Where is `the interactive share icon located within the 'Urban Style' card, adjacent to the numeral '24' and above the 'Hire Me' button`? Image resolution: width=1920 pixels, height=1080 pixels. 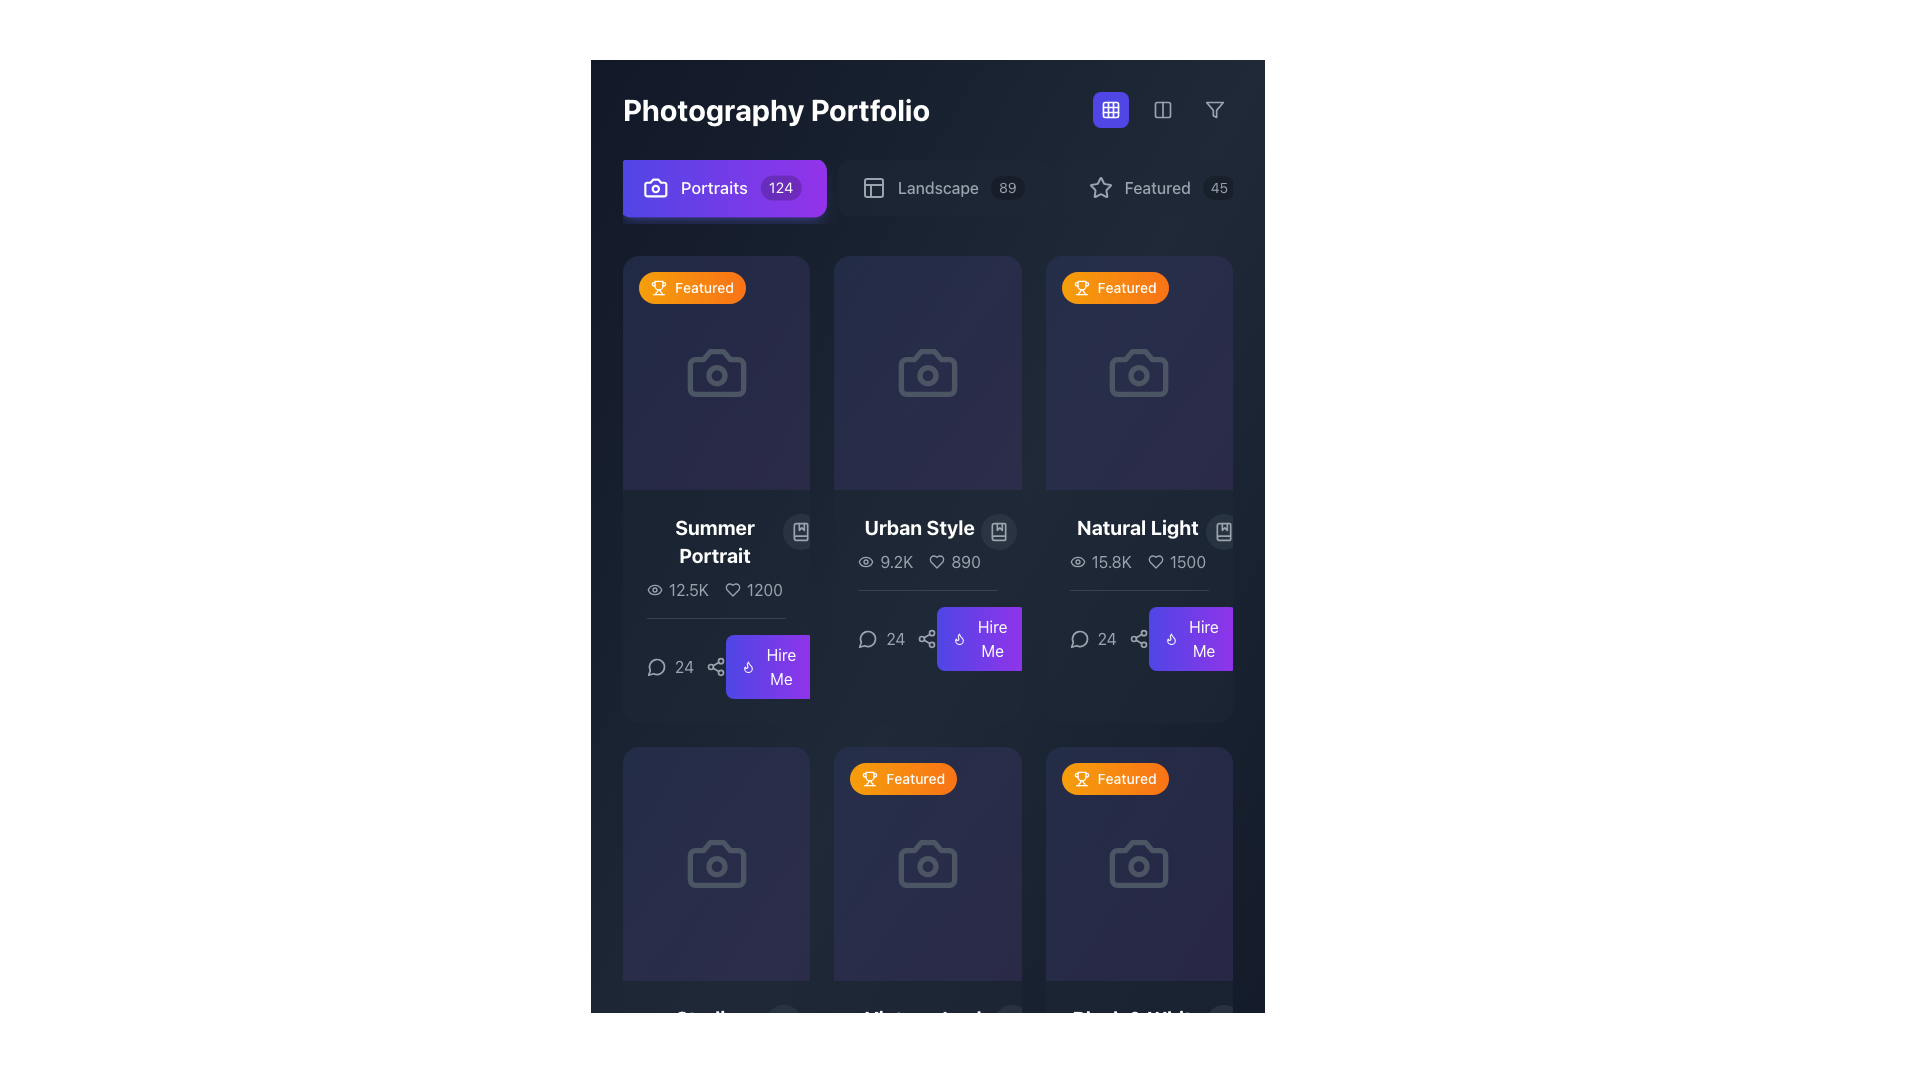
the interactive share icon located within the 'Urban Style' card, adjacent to the numeral '24' and above the 'Hire Me' button is located at coordinates (926, 630).